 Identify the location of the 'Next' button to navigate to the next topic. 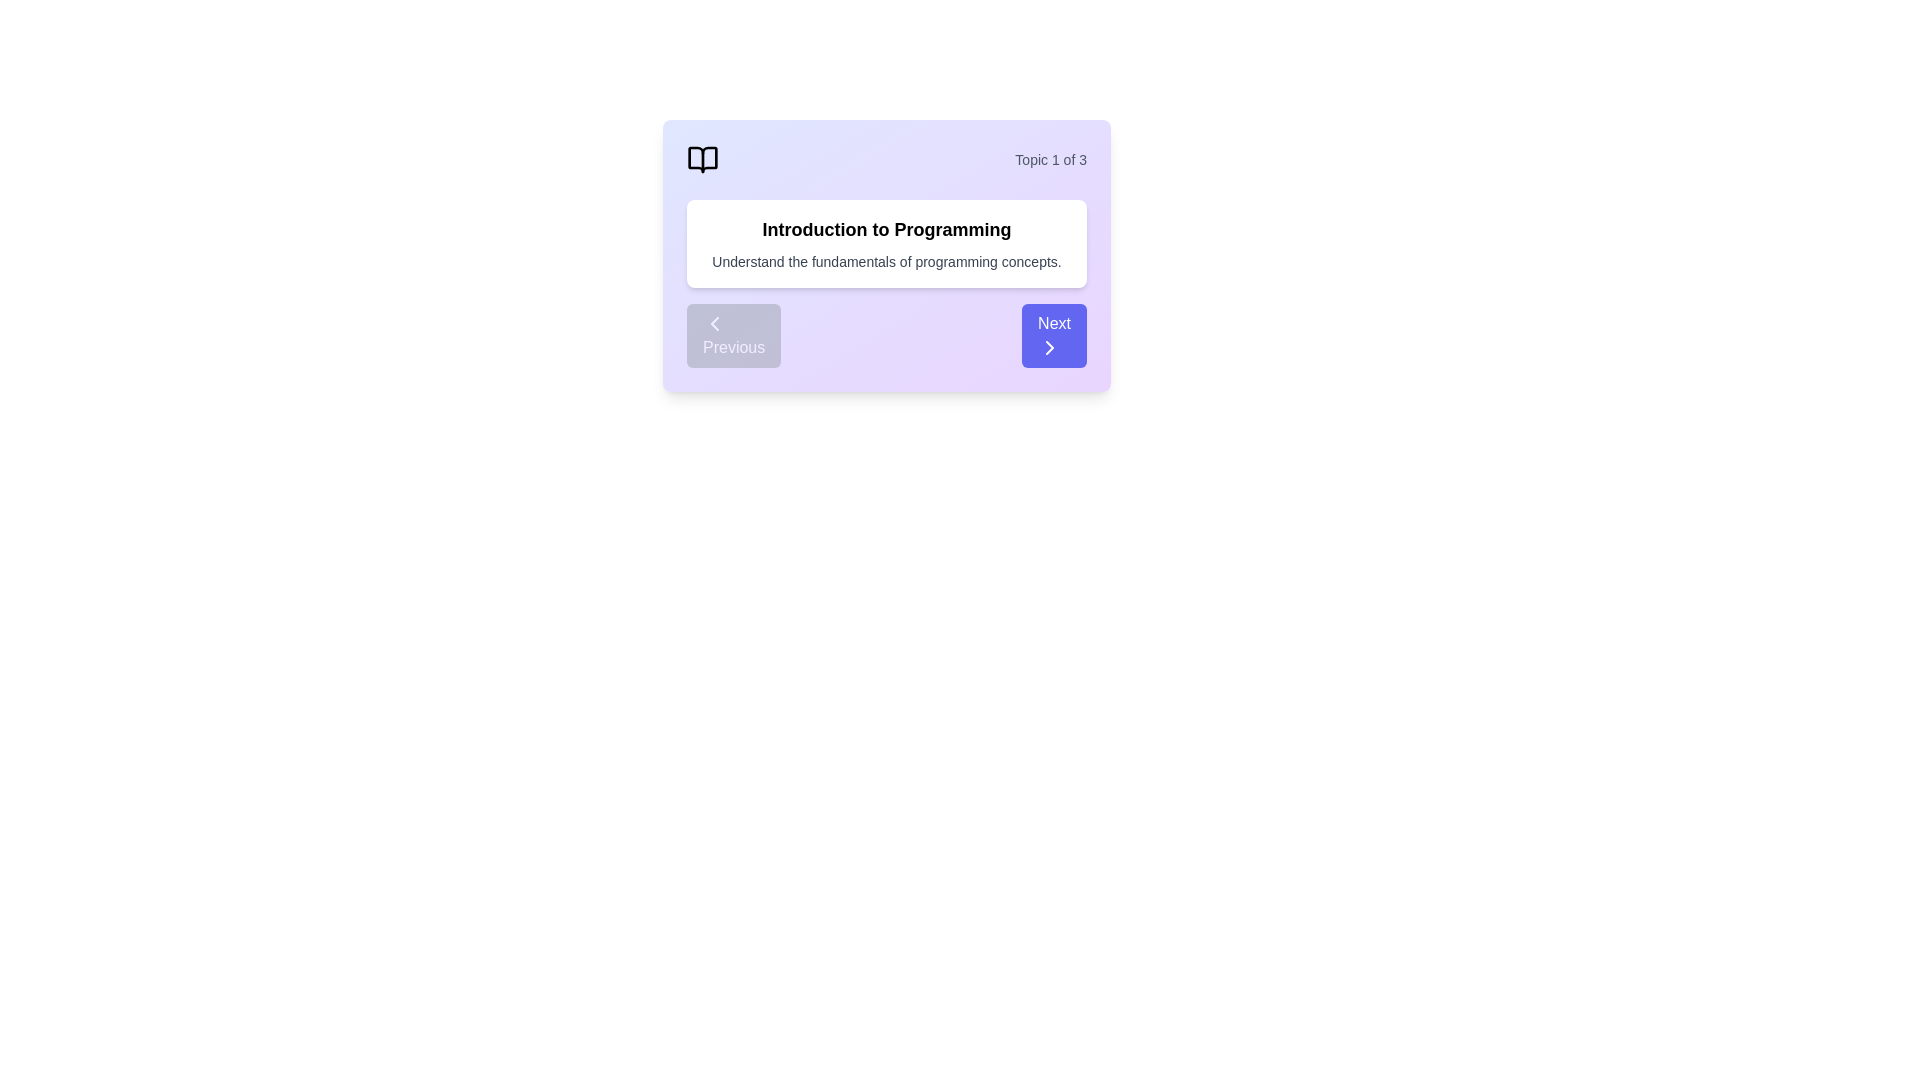
(1053, 334).